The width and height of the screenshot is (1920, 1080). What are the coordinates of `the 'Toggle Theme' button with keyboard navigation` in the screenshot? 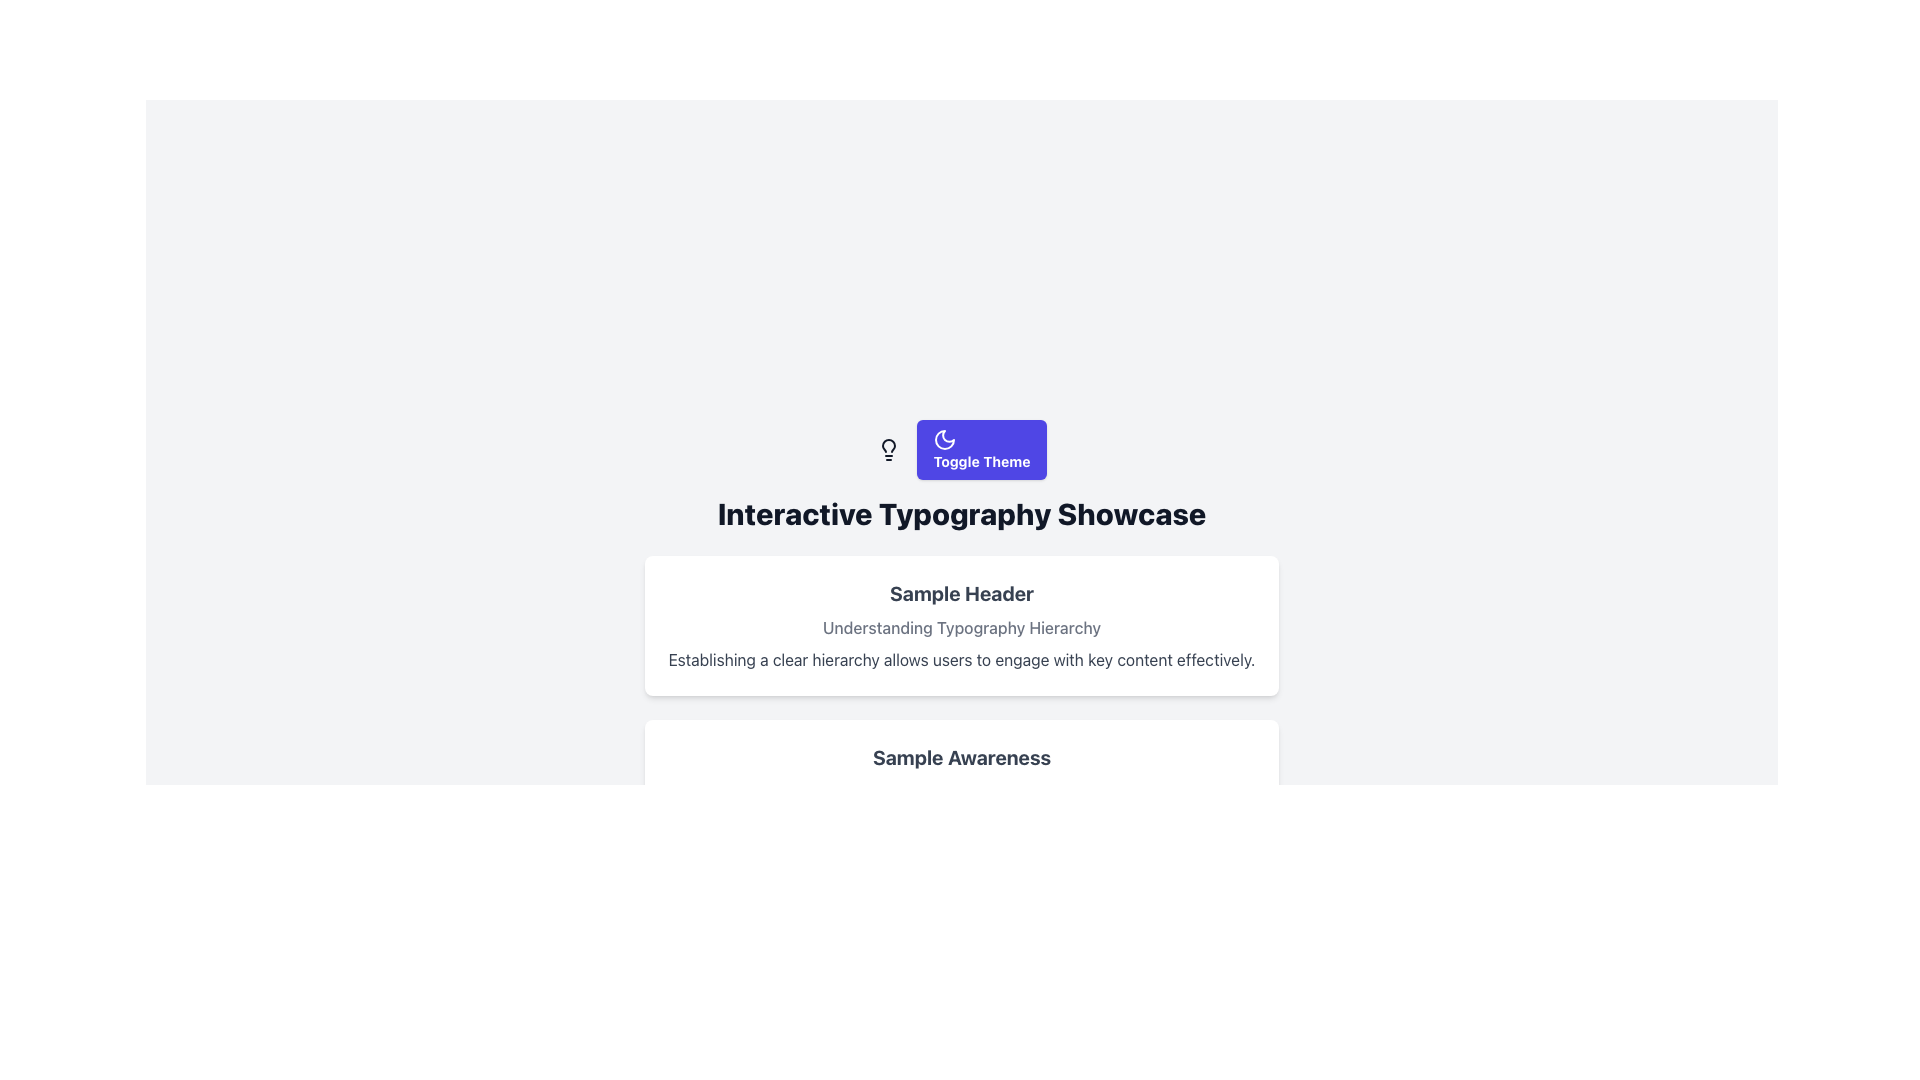 It's located at (982, 450).